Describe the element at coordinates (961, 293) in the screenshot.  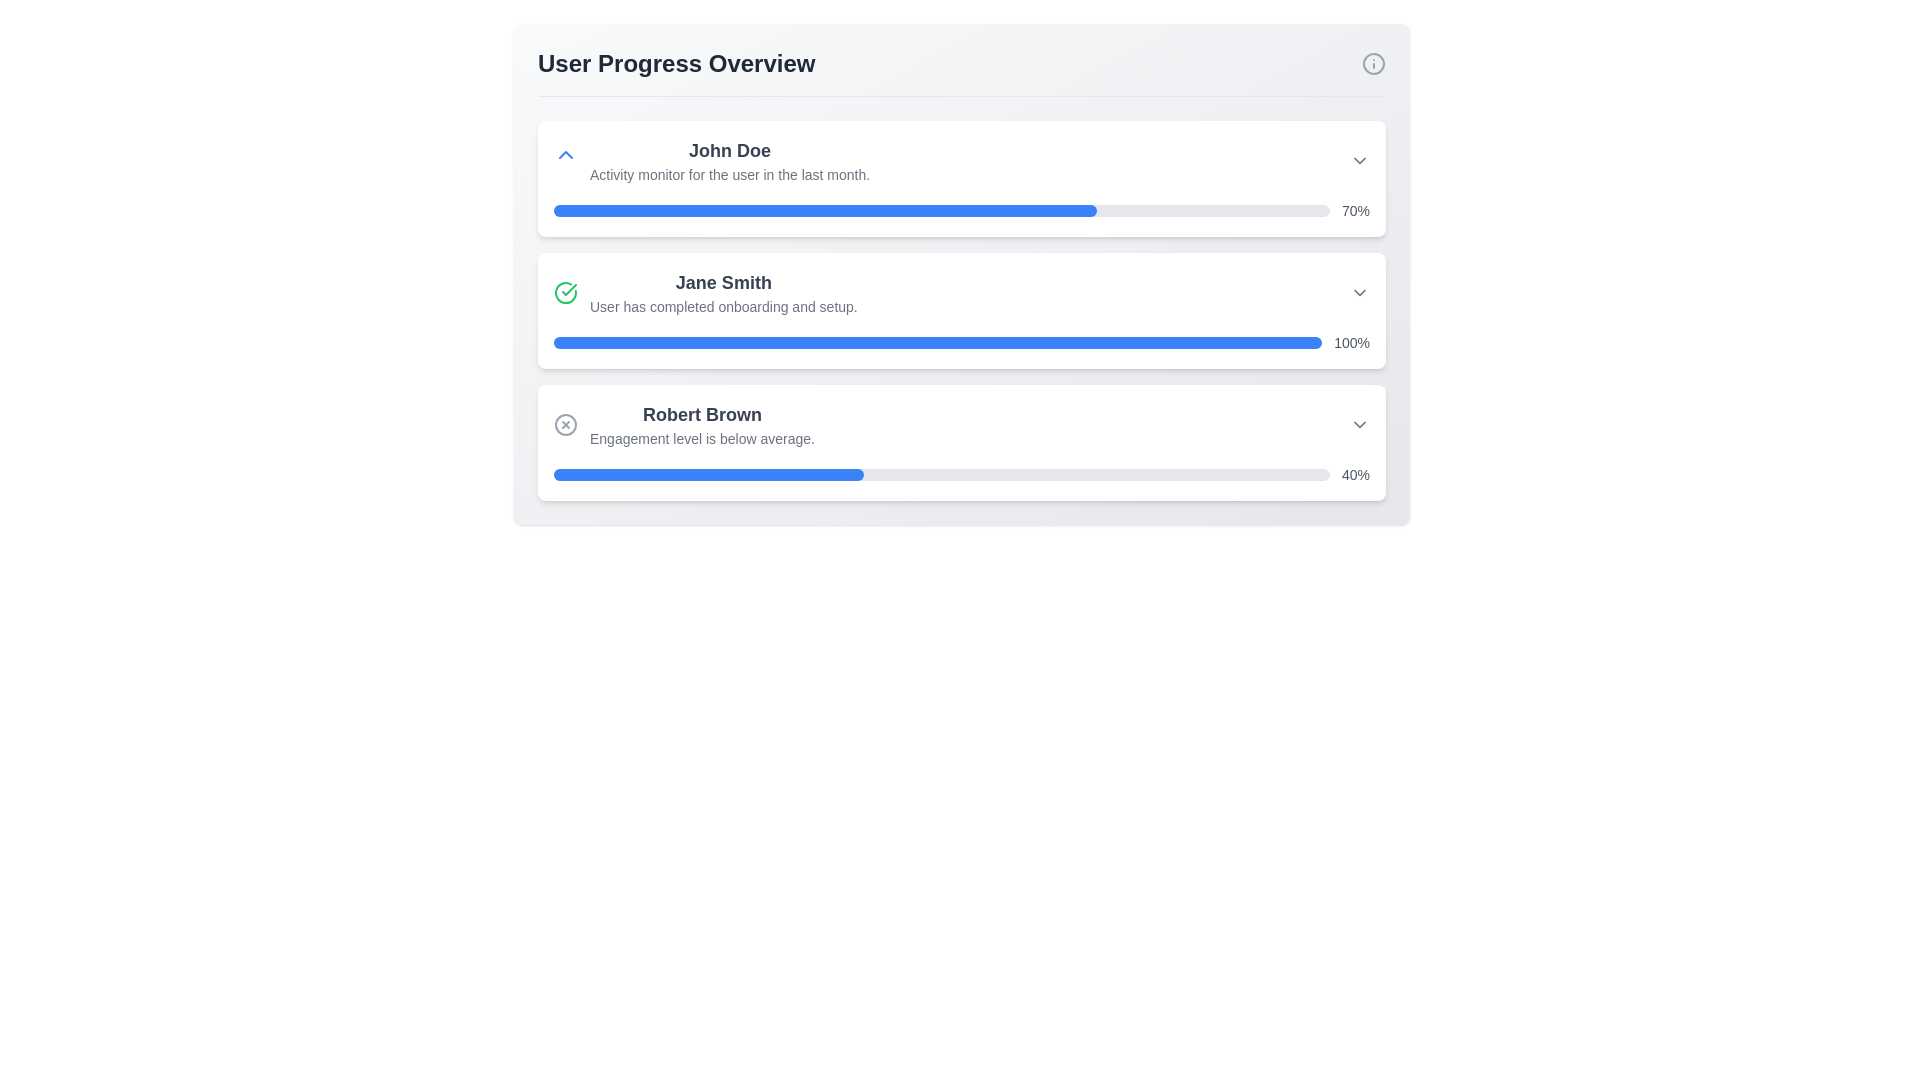
I see `the information card entry summarizing Jane Smith's progress, which is the second entry in the list of user progress cards` at that location.